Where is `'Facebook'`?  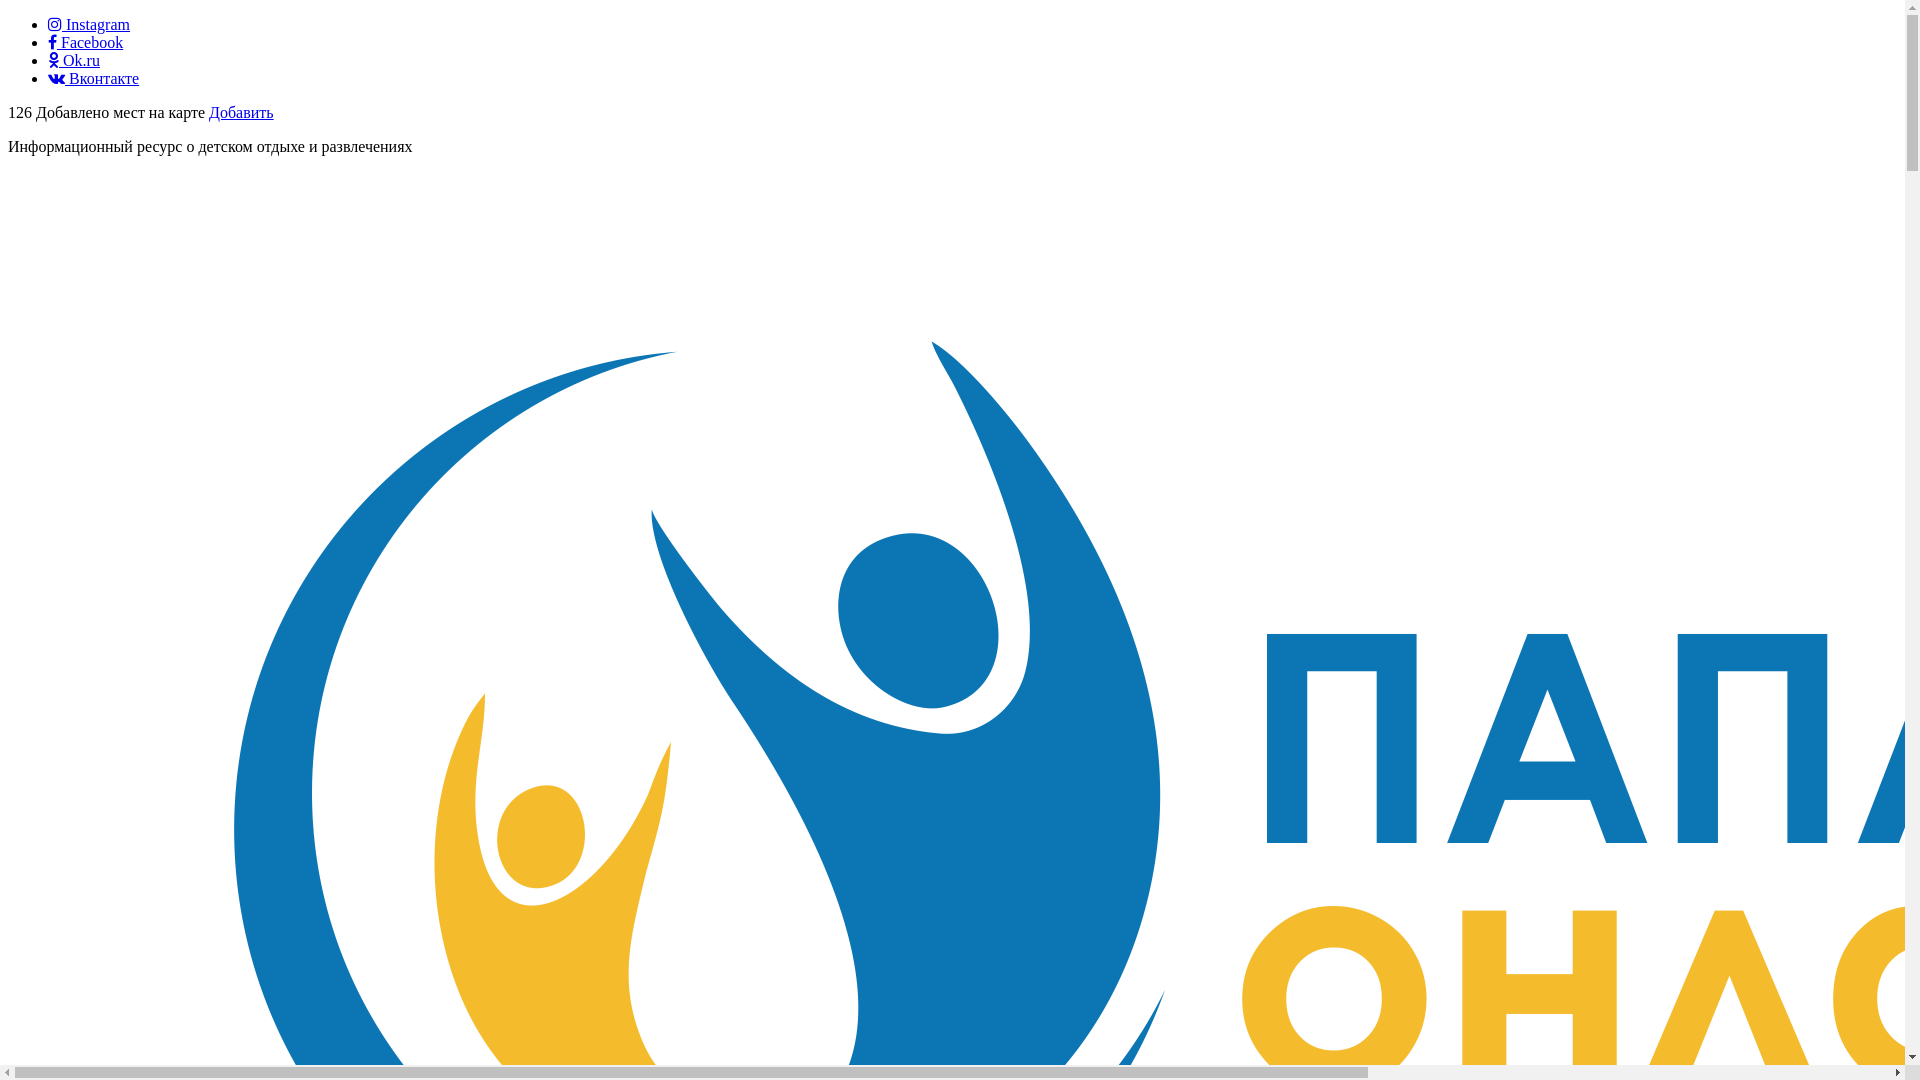 'Facebook' is located at coordinates (84, 42).